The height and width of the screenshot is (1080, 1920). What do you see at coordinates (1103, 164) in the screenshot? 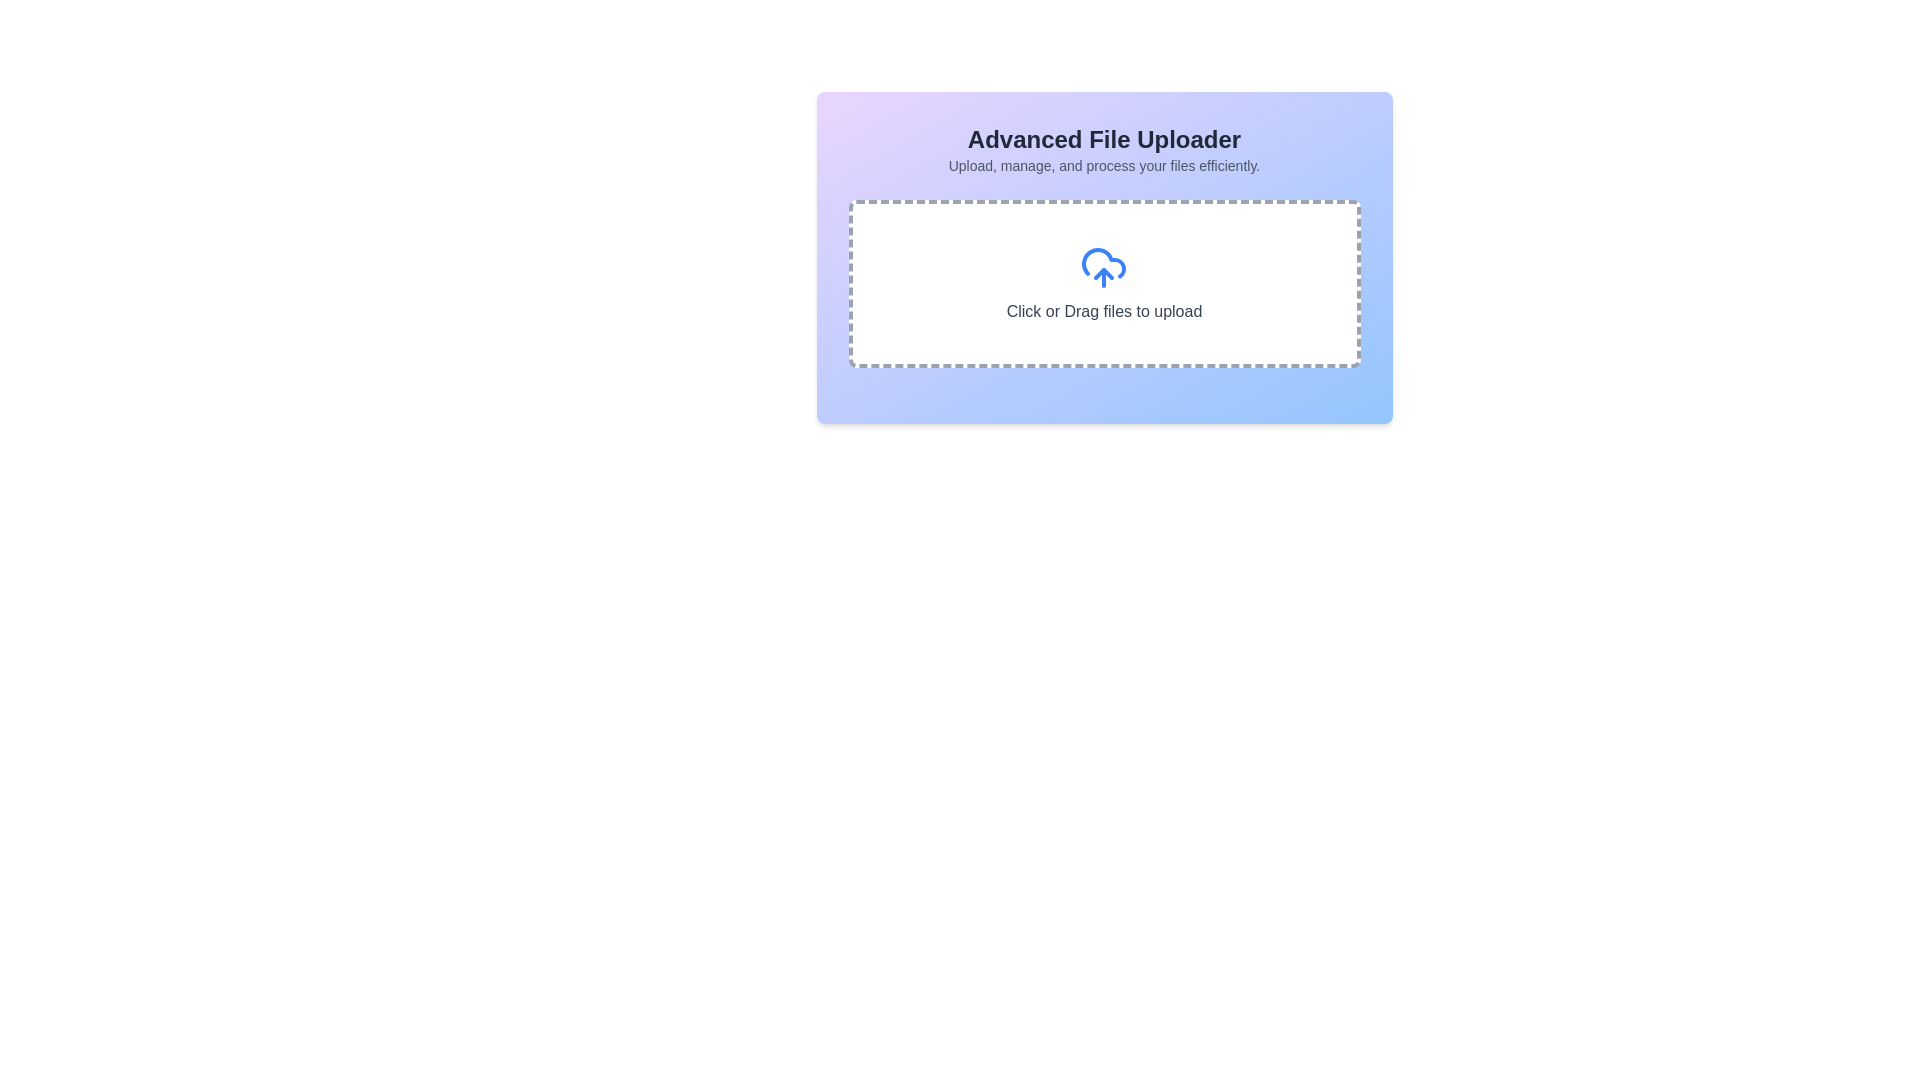
I see `the text label that reads 'Upload, manage, and process your files efficiently.' which is positioned below the title 'Advanced File Uploader'` at bounding box center [1103, 164].